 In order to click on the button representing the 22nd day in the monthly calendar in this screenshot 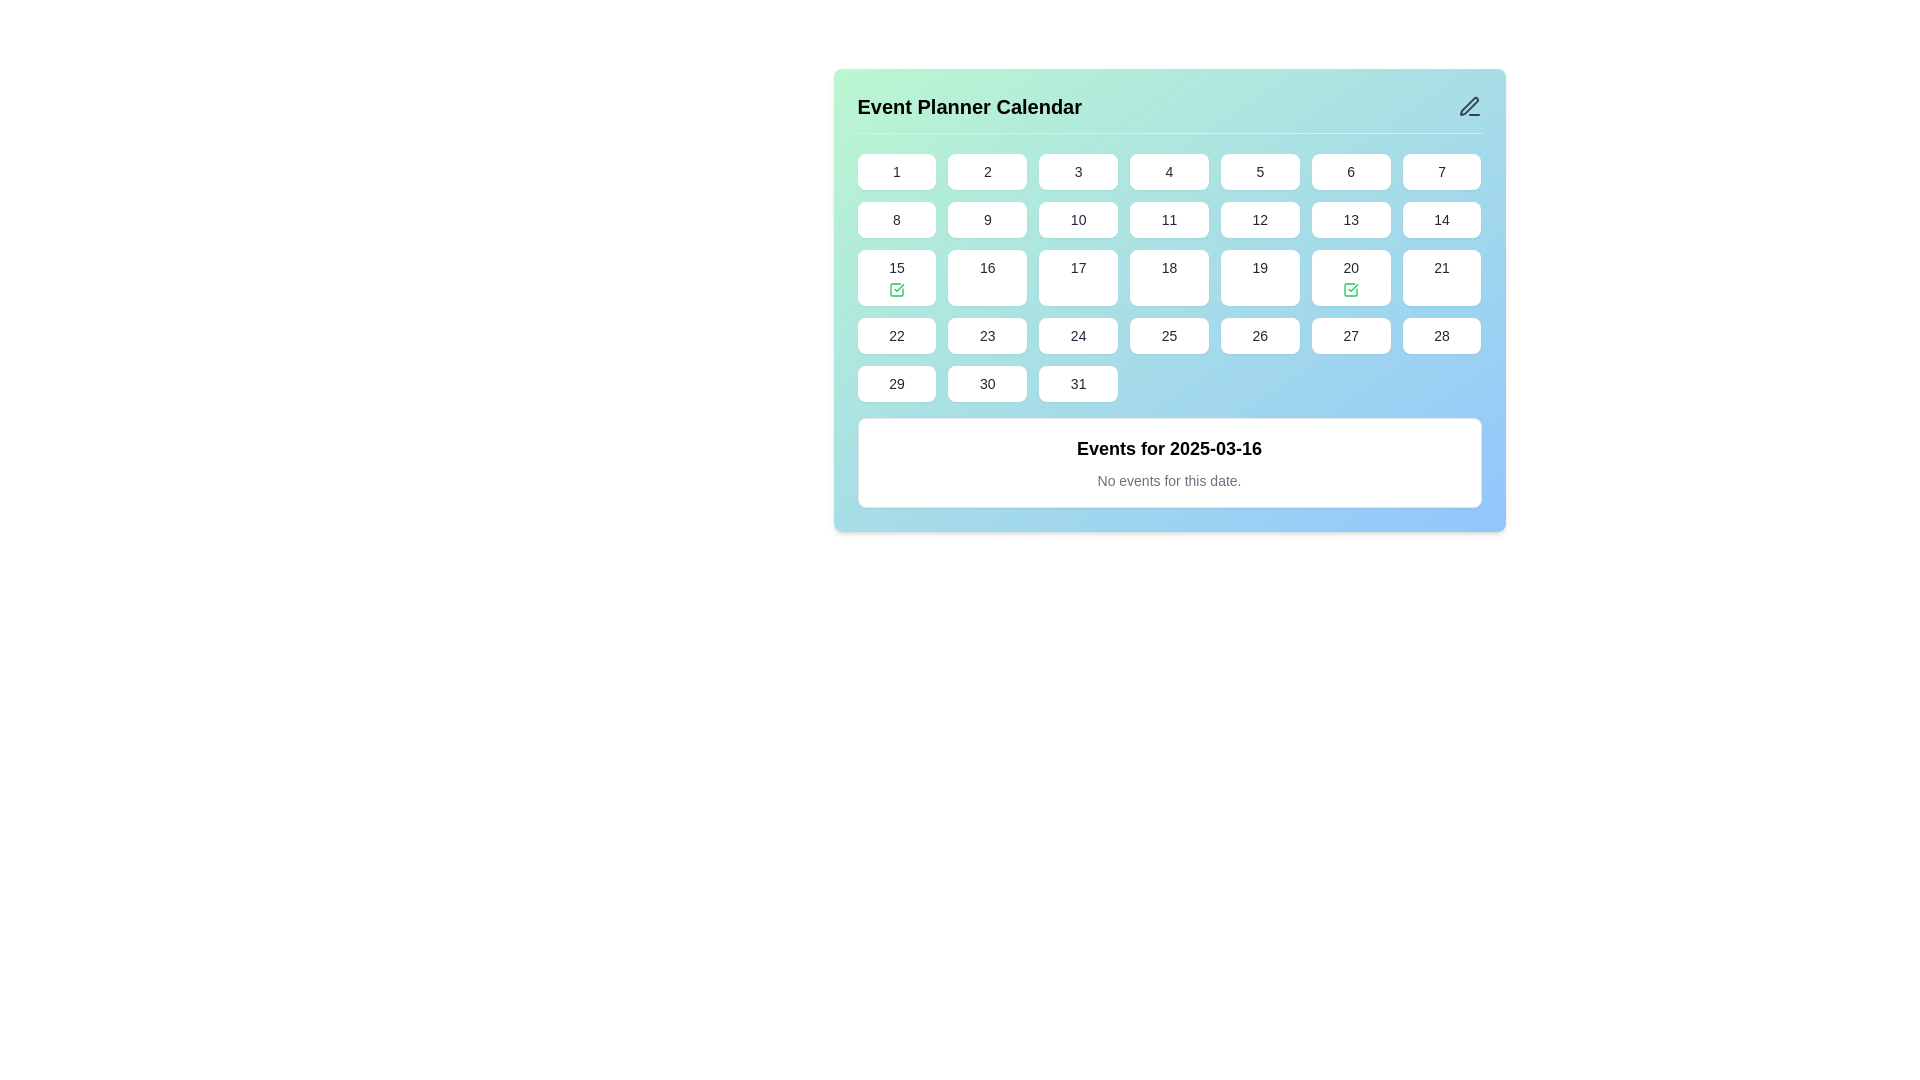, I will do `click(895, 334)`.